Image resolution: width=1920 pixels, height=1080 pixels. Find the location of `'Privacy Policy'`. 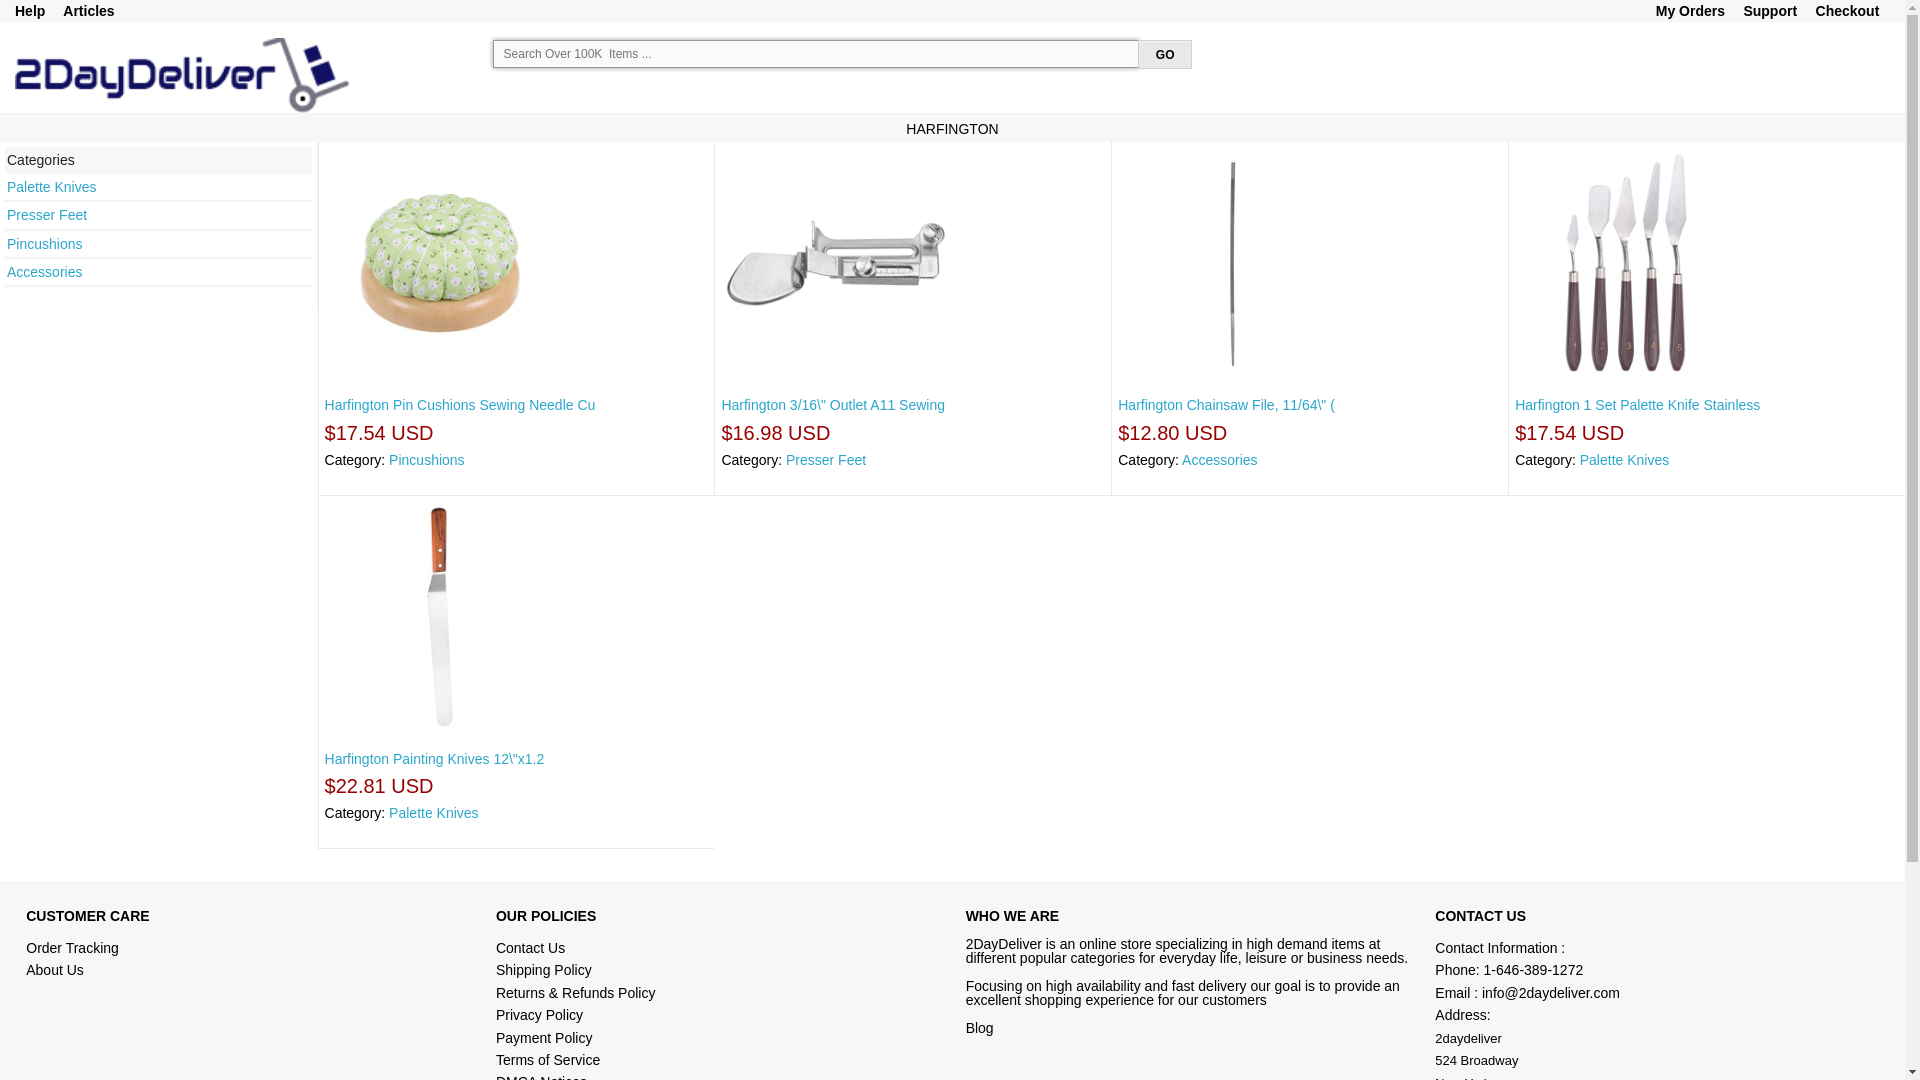

'Privacy Policy' is located at coordinates (539, 1014).